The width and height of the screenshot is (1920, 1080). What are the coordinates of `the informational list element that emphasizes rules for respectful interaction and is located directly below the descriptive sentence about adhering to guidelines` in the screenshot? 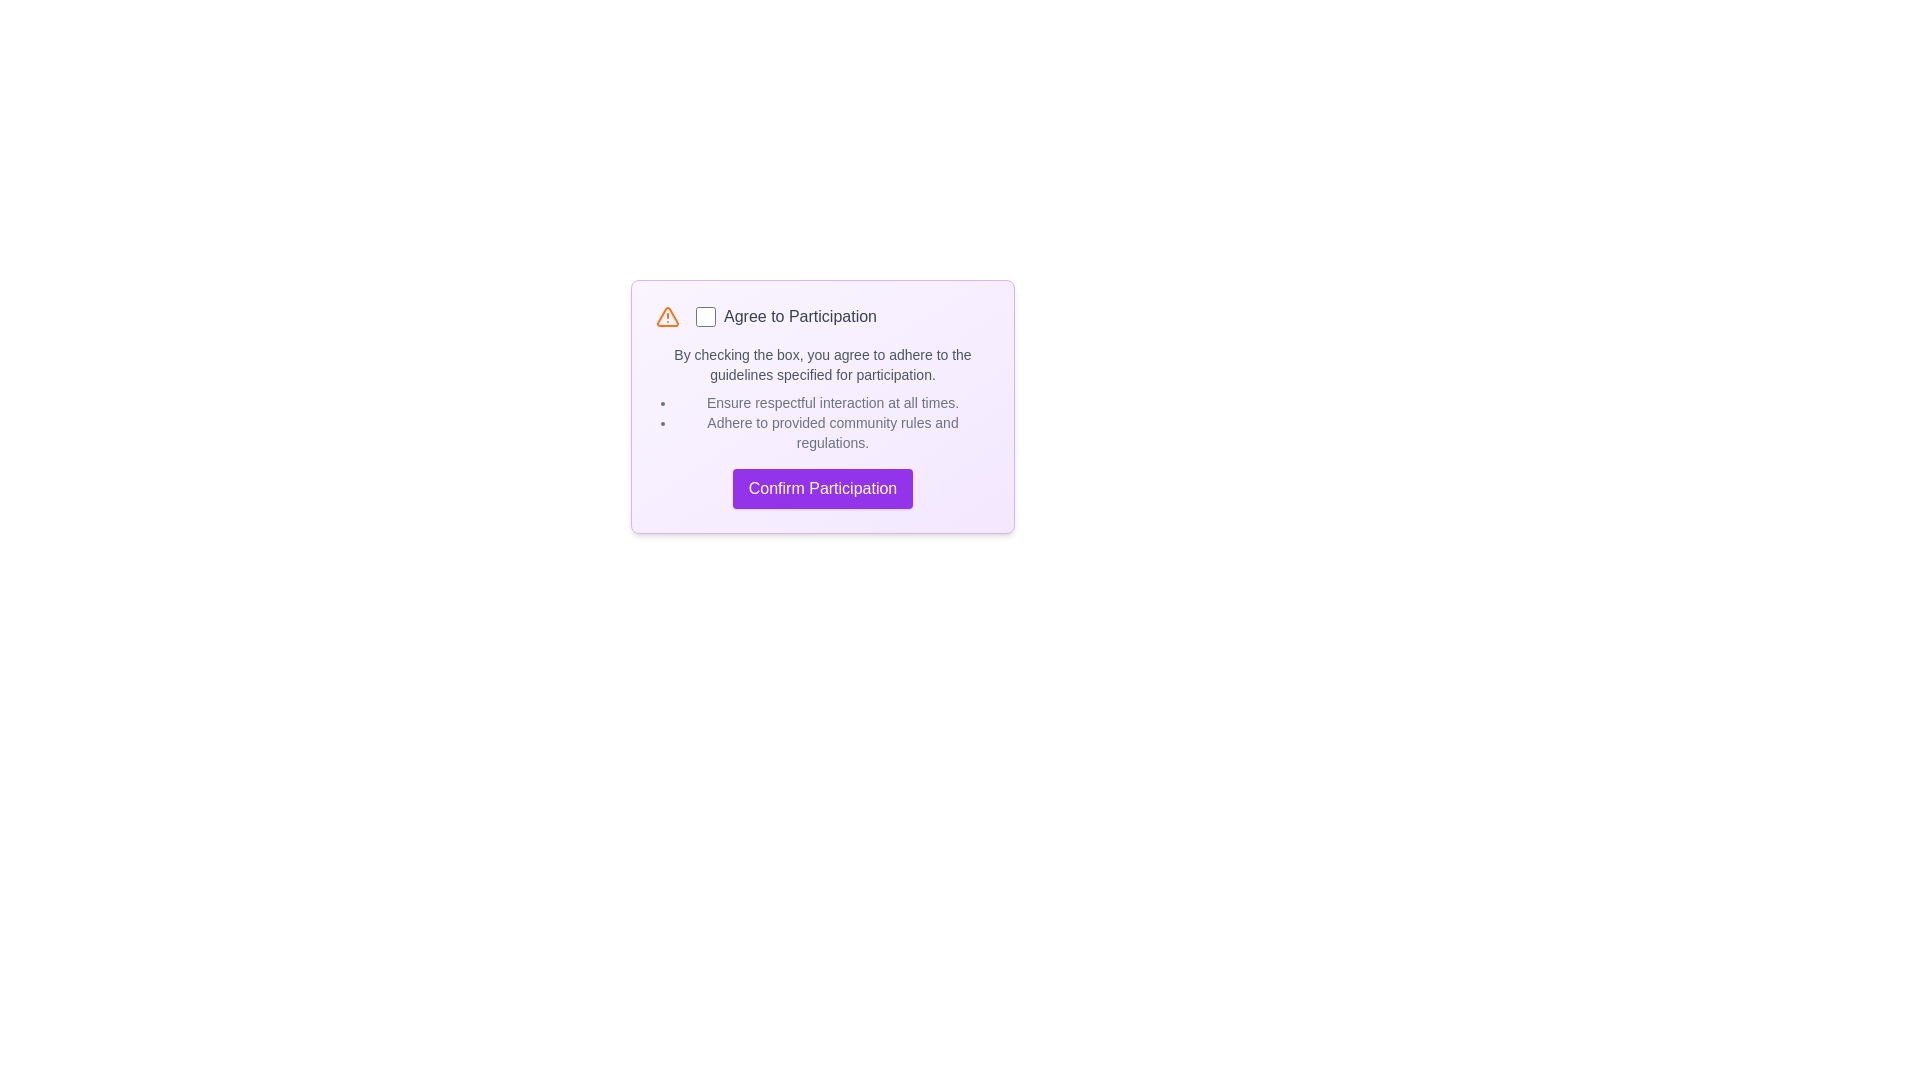 It's located at (822, 422).